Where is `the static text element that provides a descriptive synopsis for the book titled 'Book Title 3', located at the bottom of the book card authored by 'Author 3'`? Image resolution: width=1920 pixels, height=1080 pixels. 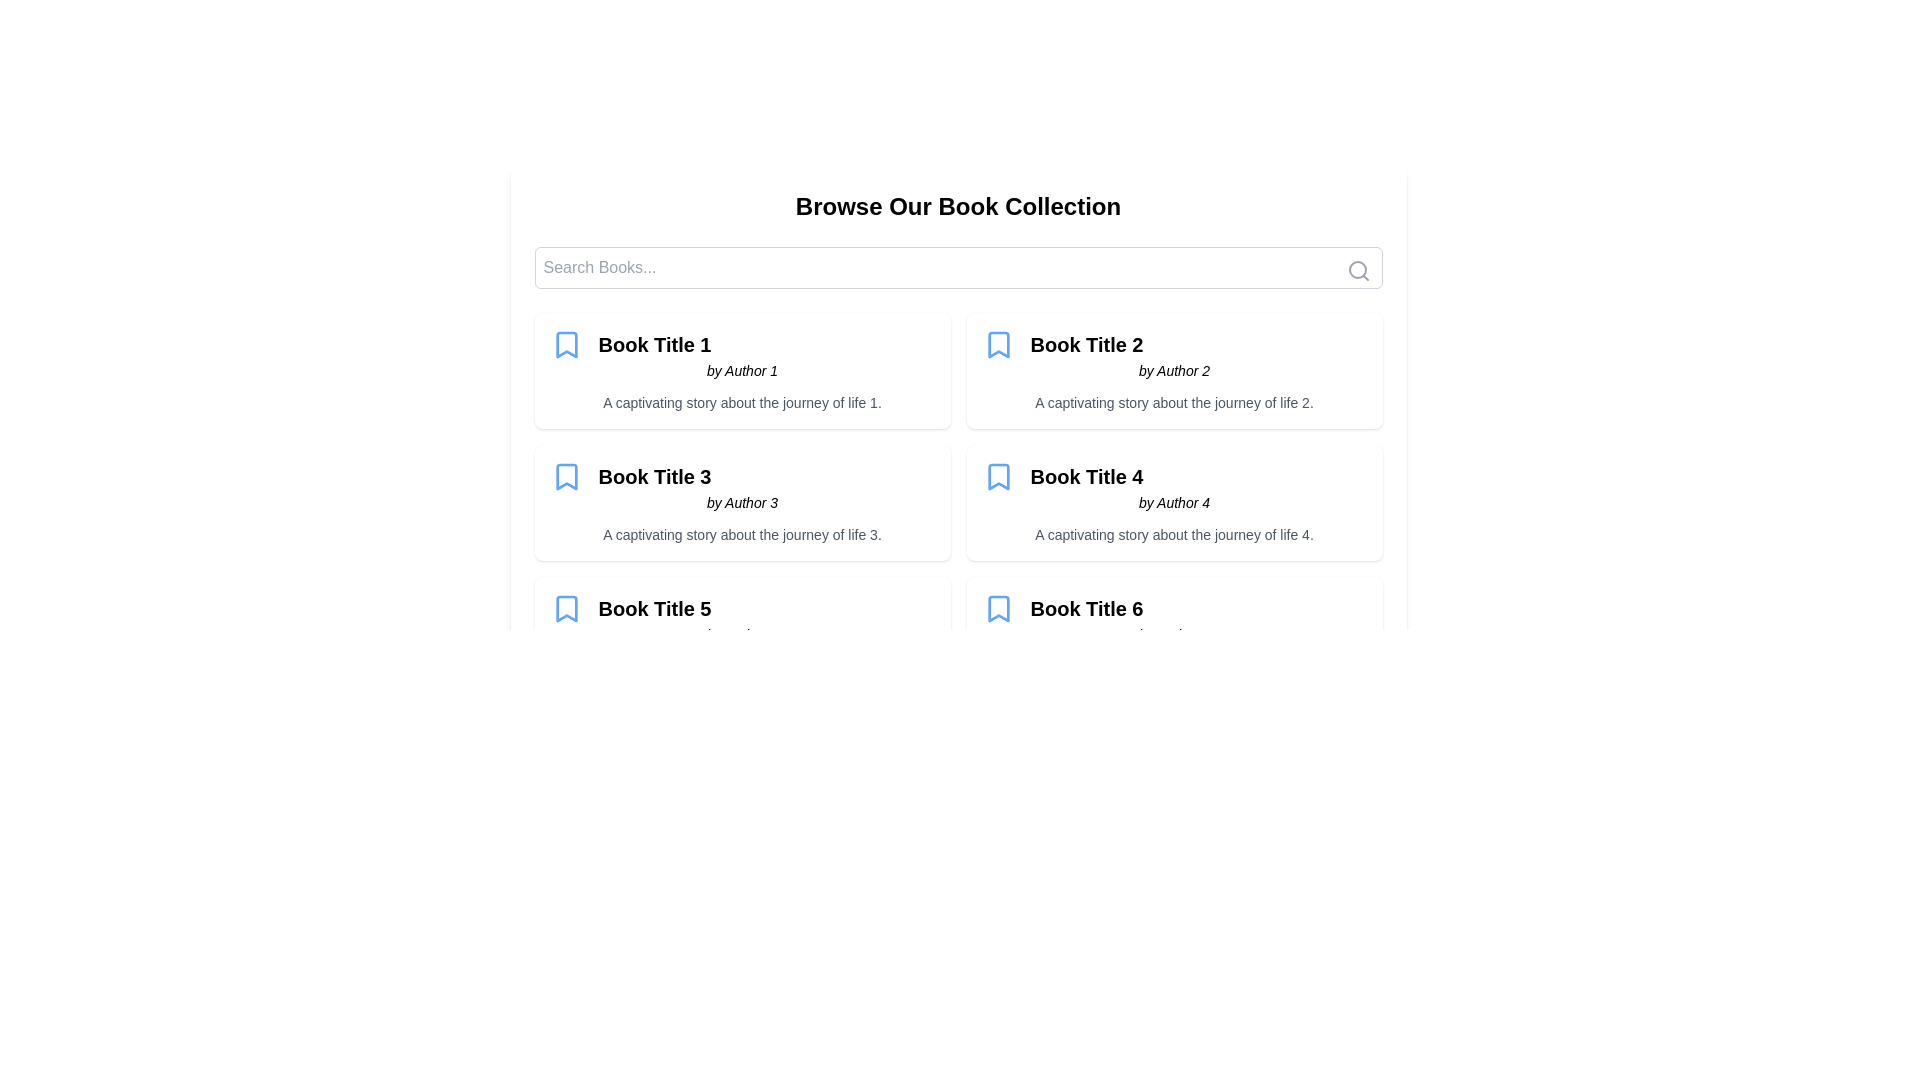 the static text element that provides a descriptive synopsis for the book titled 'Book Title 3', located at the bottom of the book card authored by 'Author 3' is located at coordinates (741, 534).